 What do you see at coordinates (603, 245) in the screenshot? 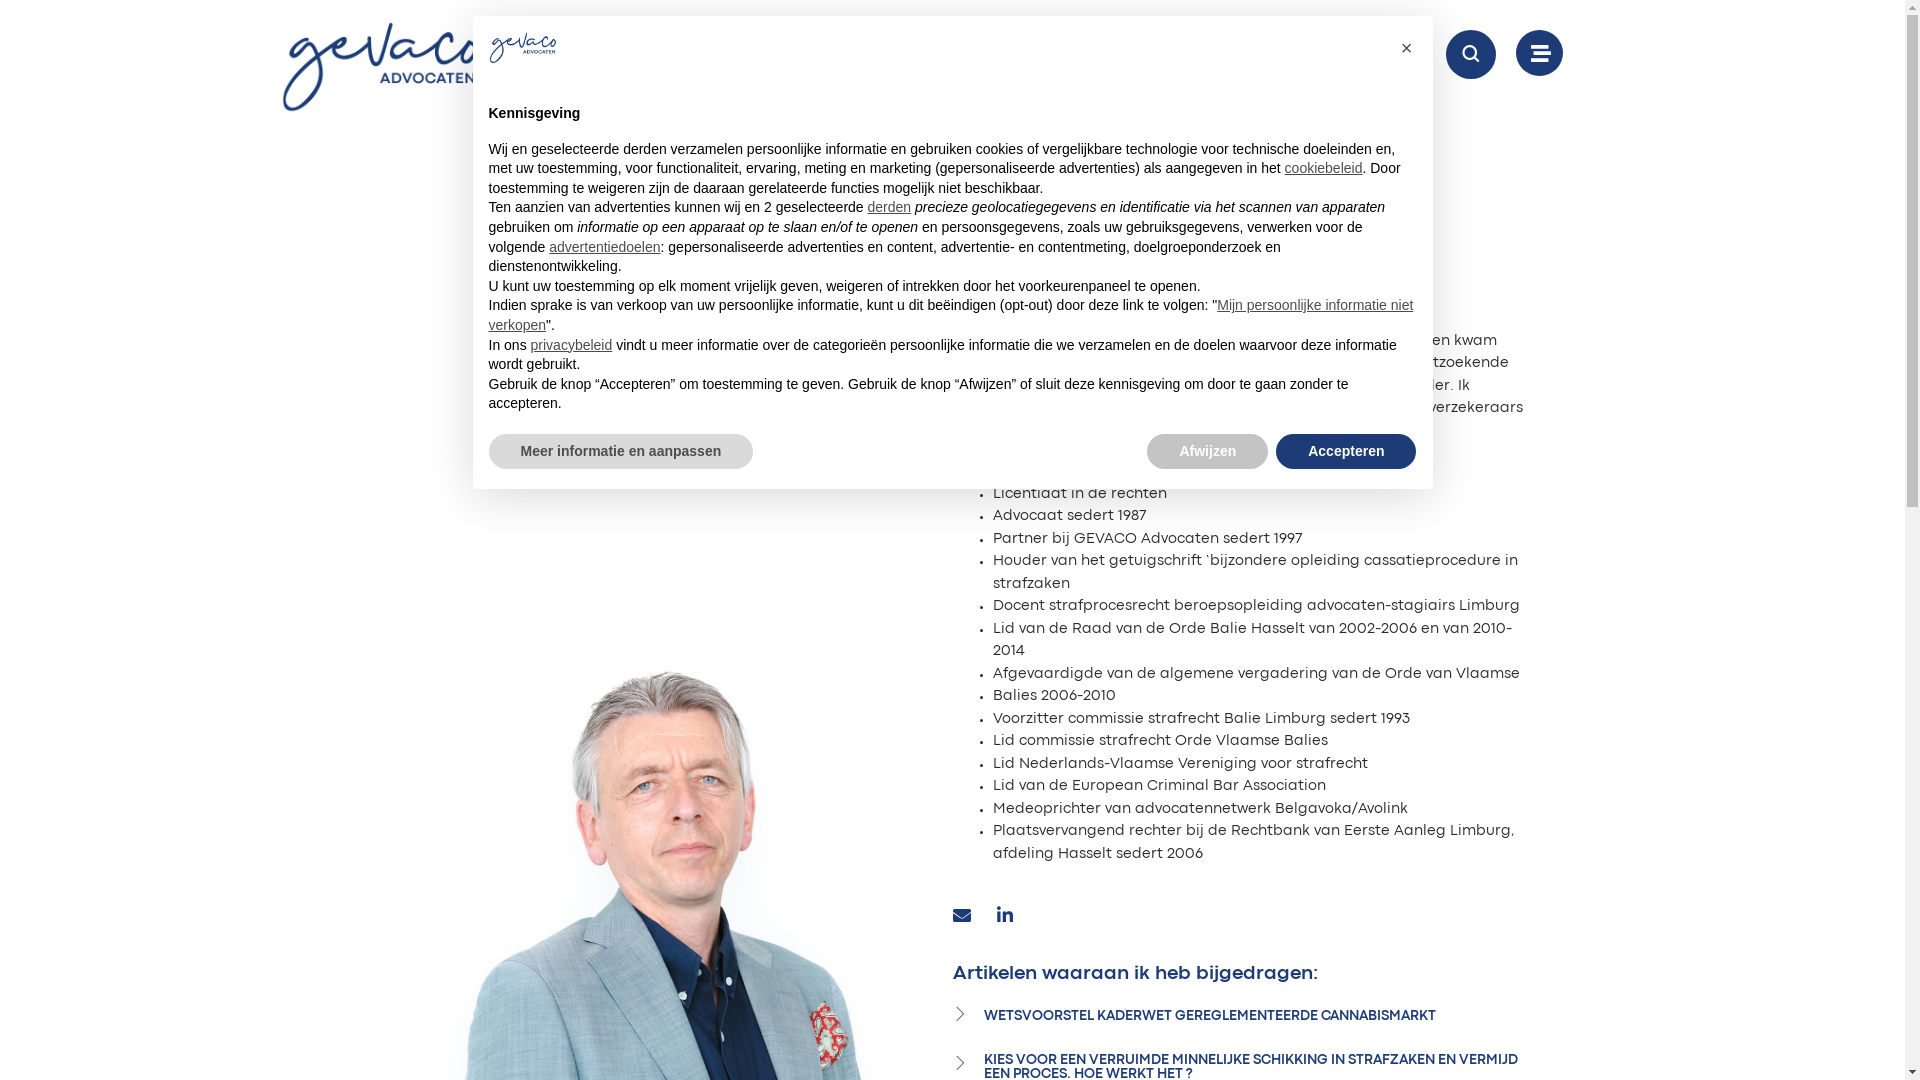
I see `'advertentiedoelen'` at bounding box center [603, 245].